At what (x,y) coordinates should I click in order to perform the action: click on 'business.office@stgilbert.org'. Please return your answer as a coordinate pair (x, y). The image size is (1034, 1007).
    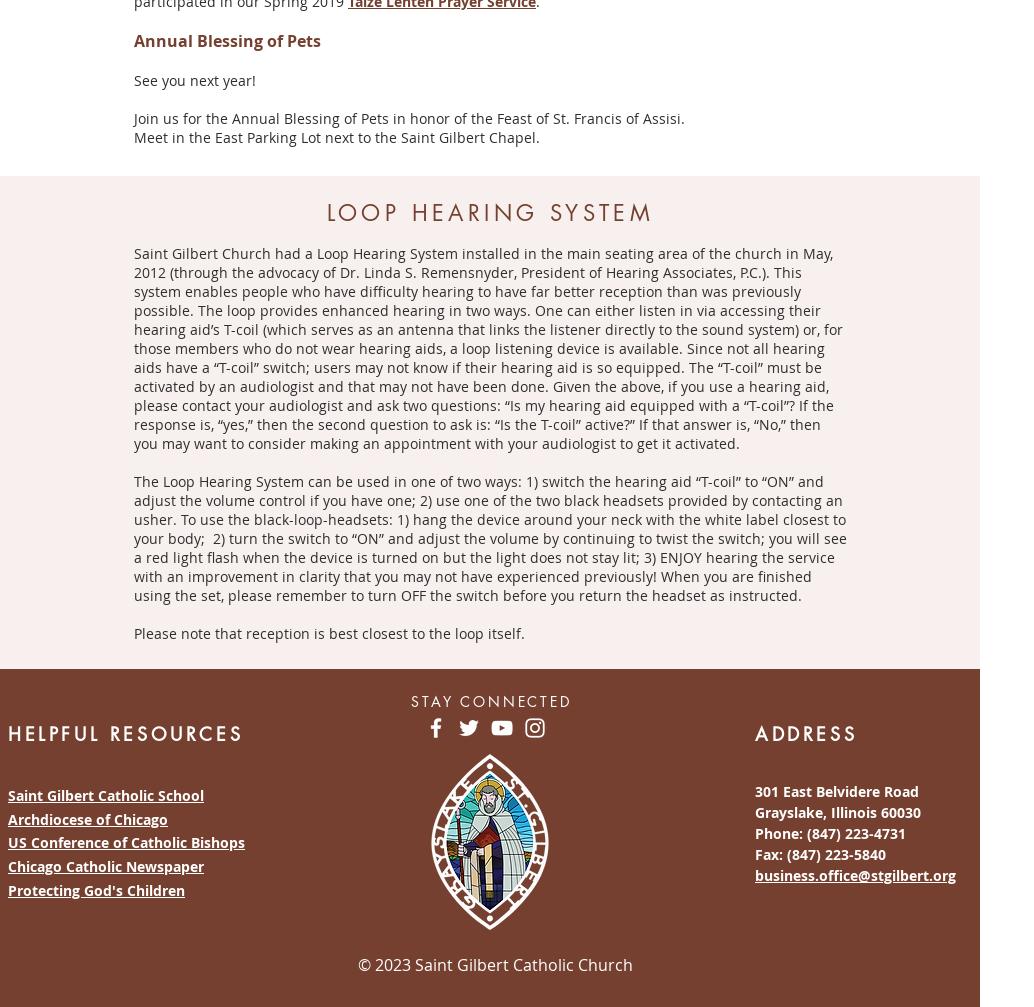
    Looking at the image, I should click on (854, 873).